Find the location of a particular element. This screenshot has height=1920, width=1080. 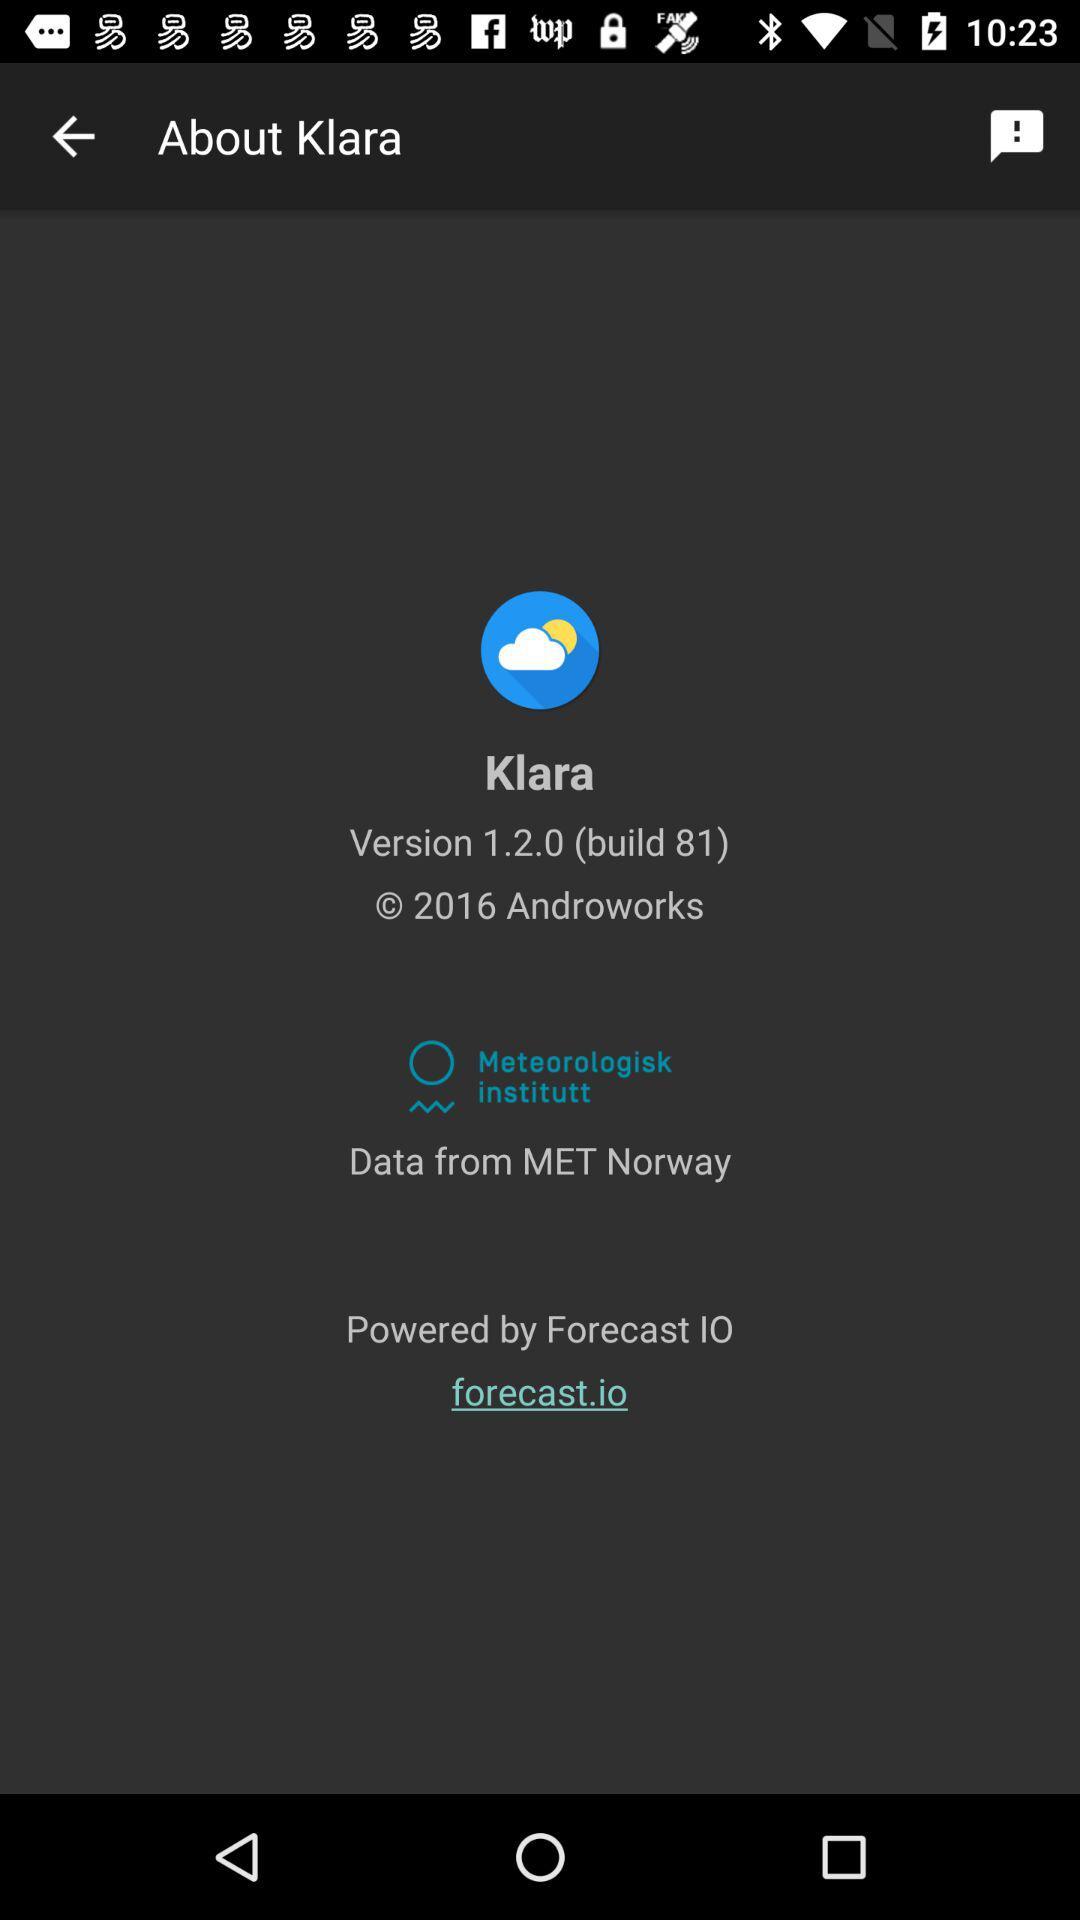

icon at the top right corner is located at coordinates (1017, 135).